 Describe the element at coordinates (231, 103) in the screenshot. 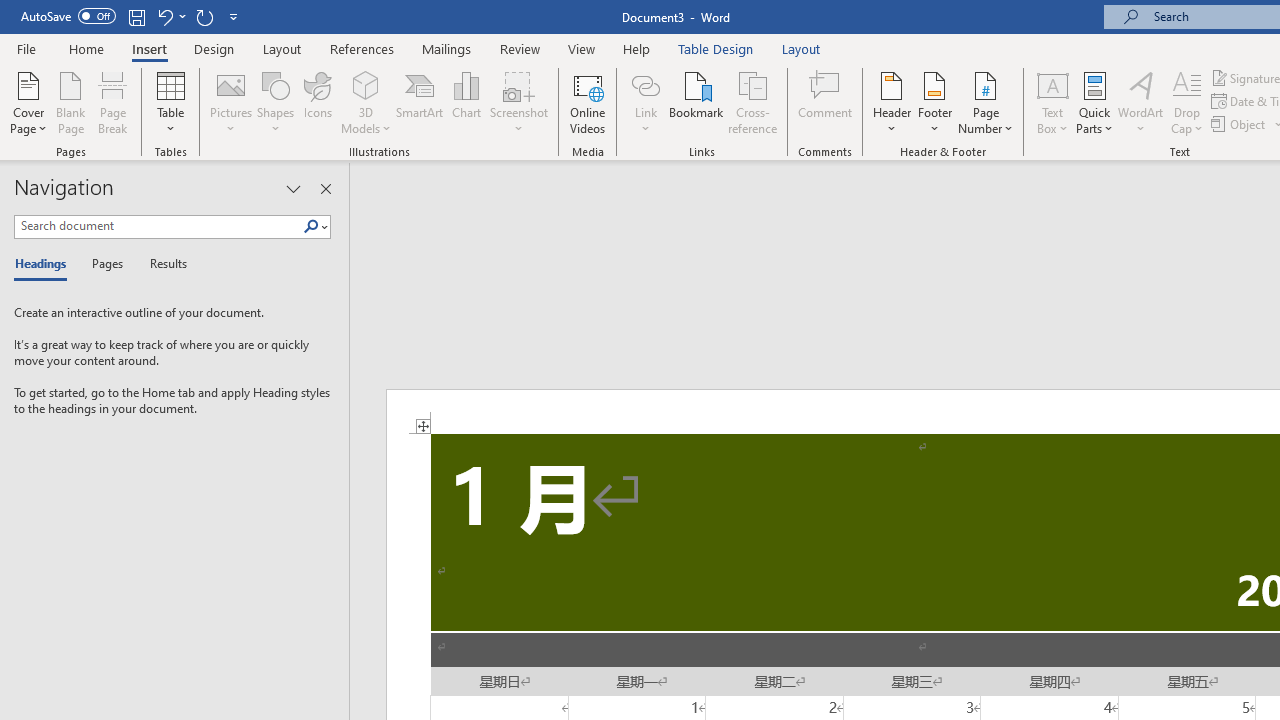

I see `'Pictures'` at that location.